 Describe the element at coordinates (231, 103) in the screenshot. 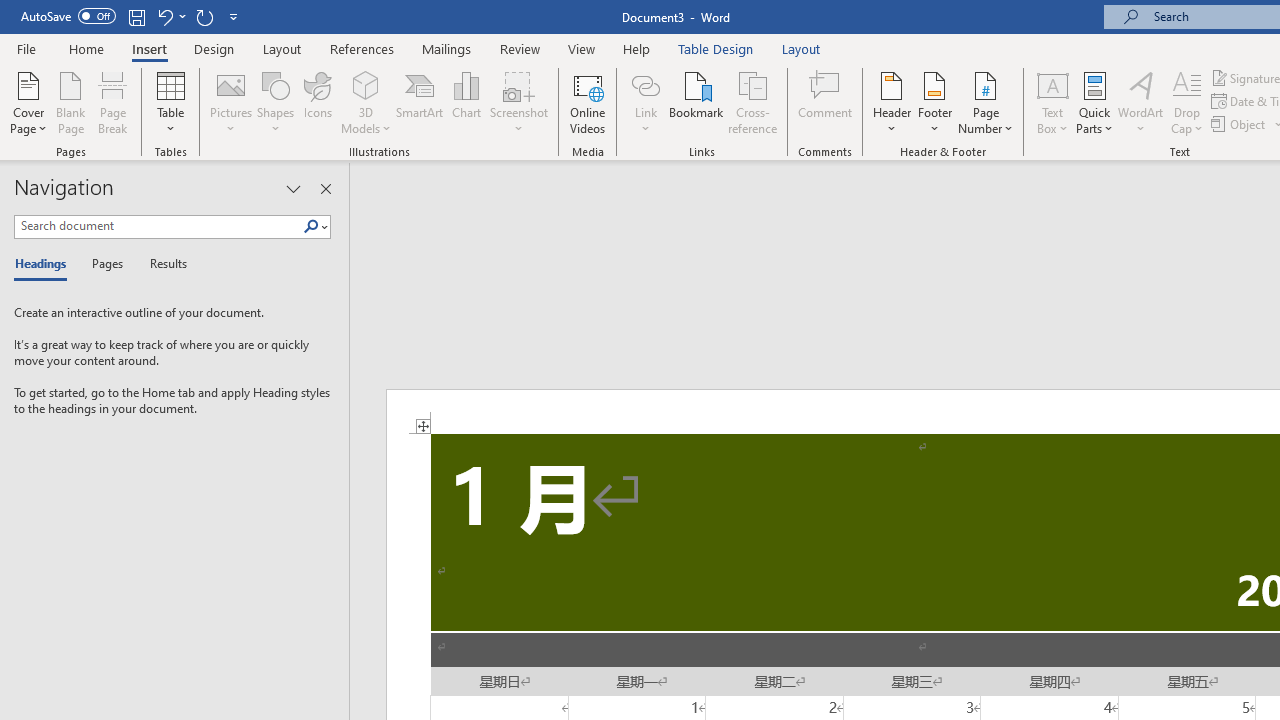

I see `'Pictures'` at that location.